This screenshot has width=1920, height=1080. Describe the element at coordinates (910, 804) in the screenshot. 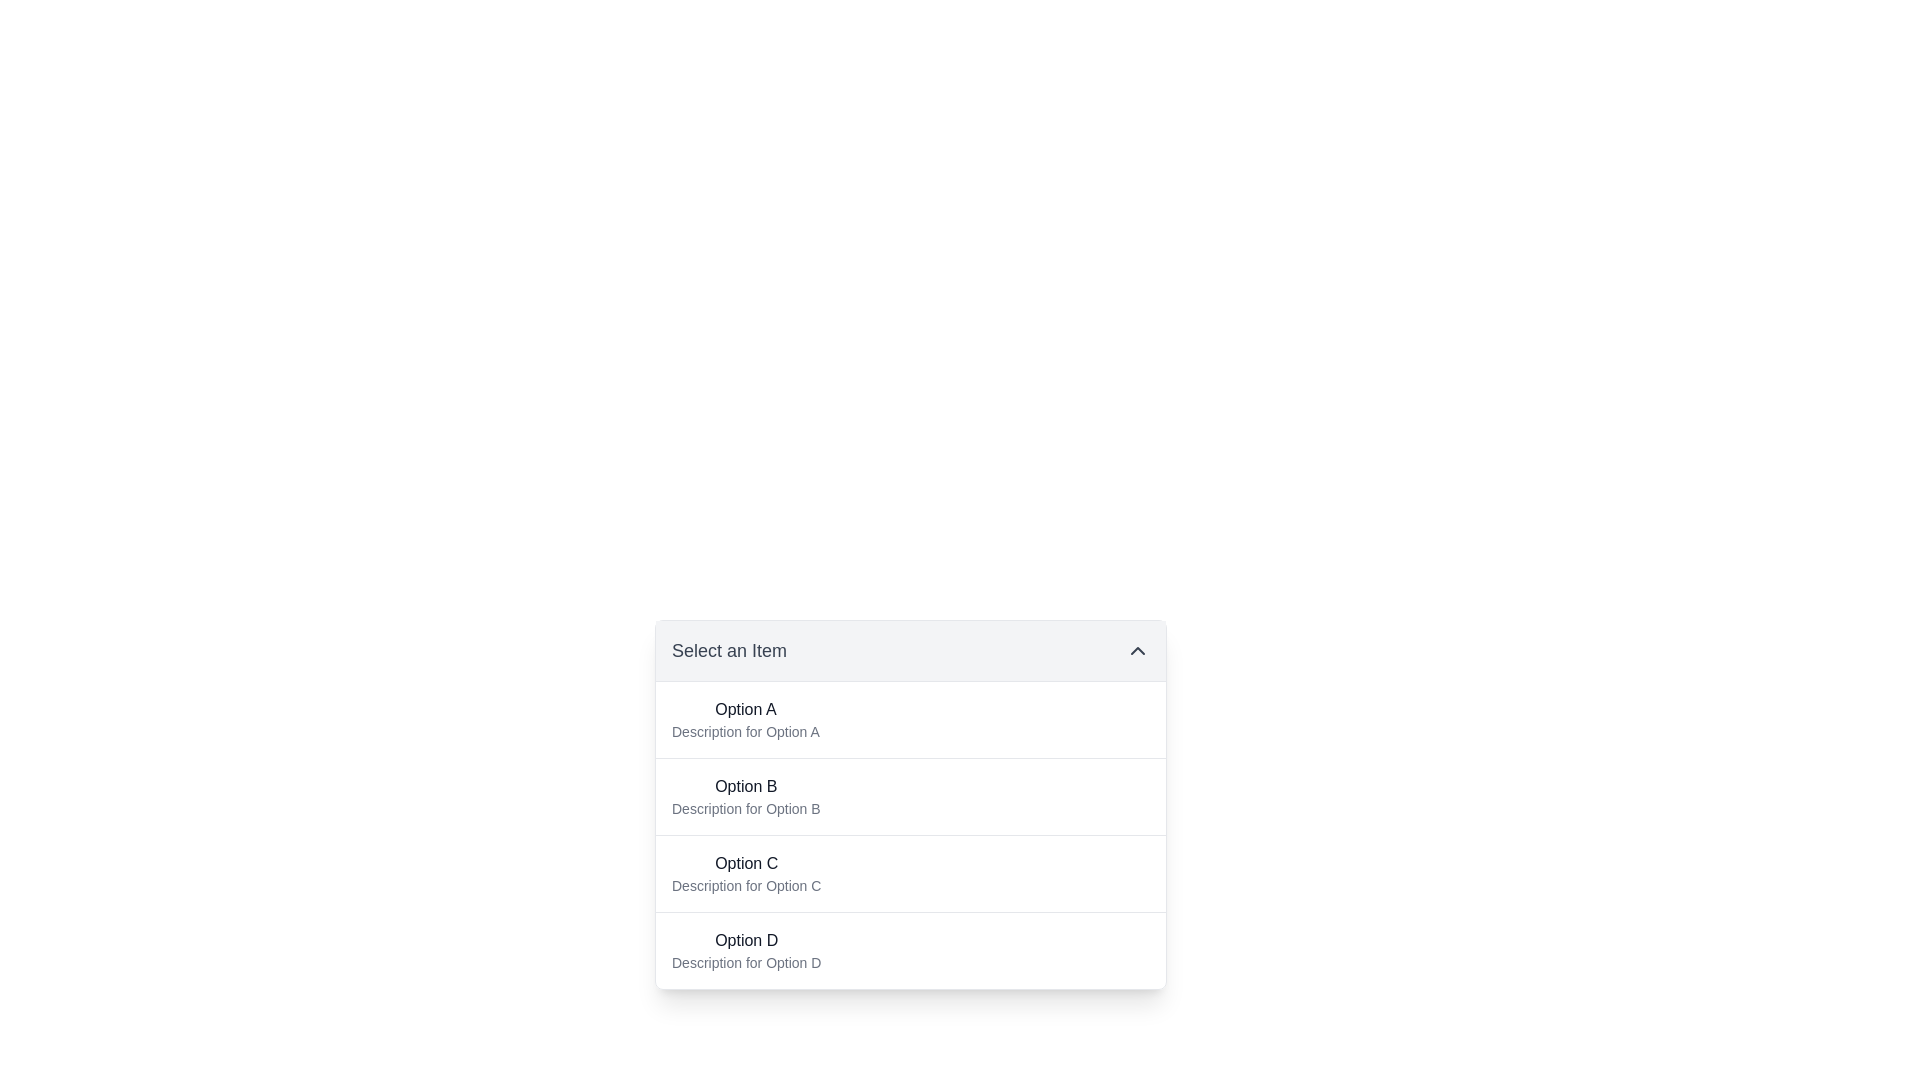

I see `the second option in the dropdown menu that is positioned below the 'Select an Item' heading by` at that location.